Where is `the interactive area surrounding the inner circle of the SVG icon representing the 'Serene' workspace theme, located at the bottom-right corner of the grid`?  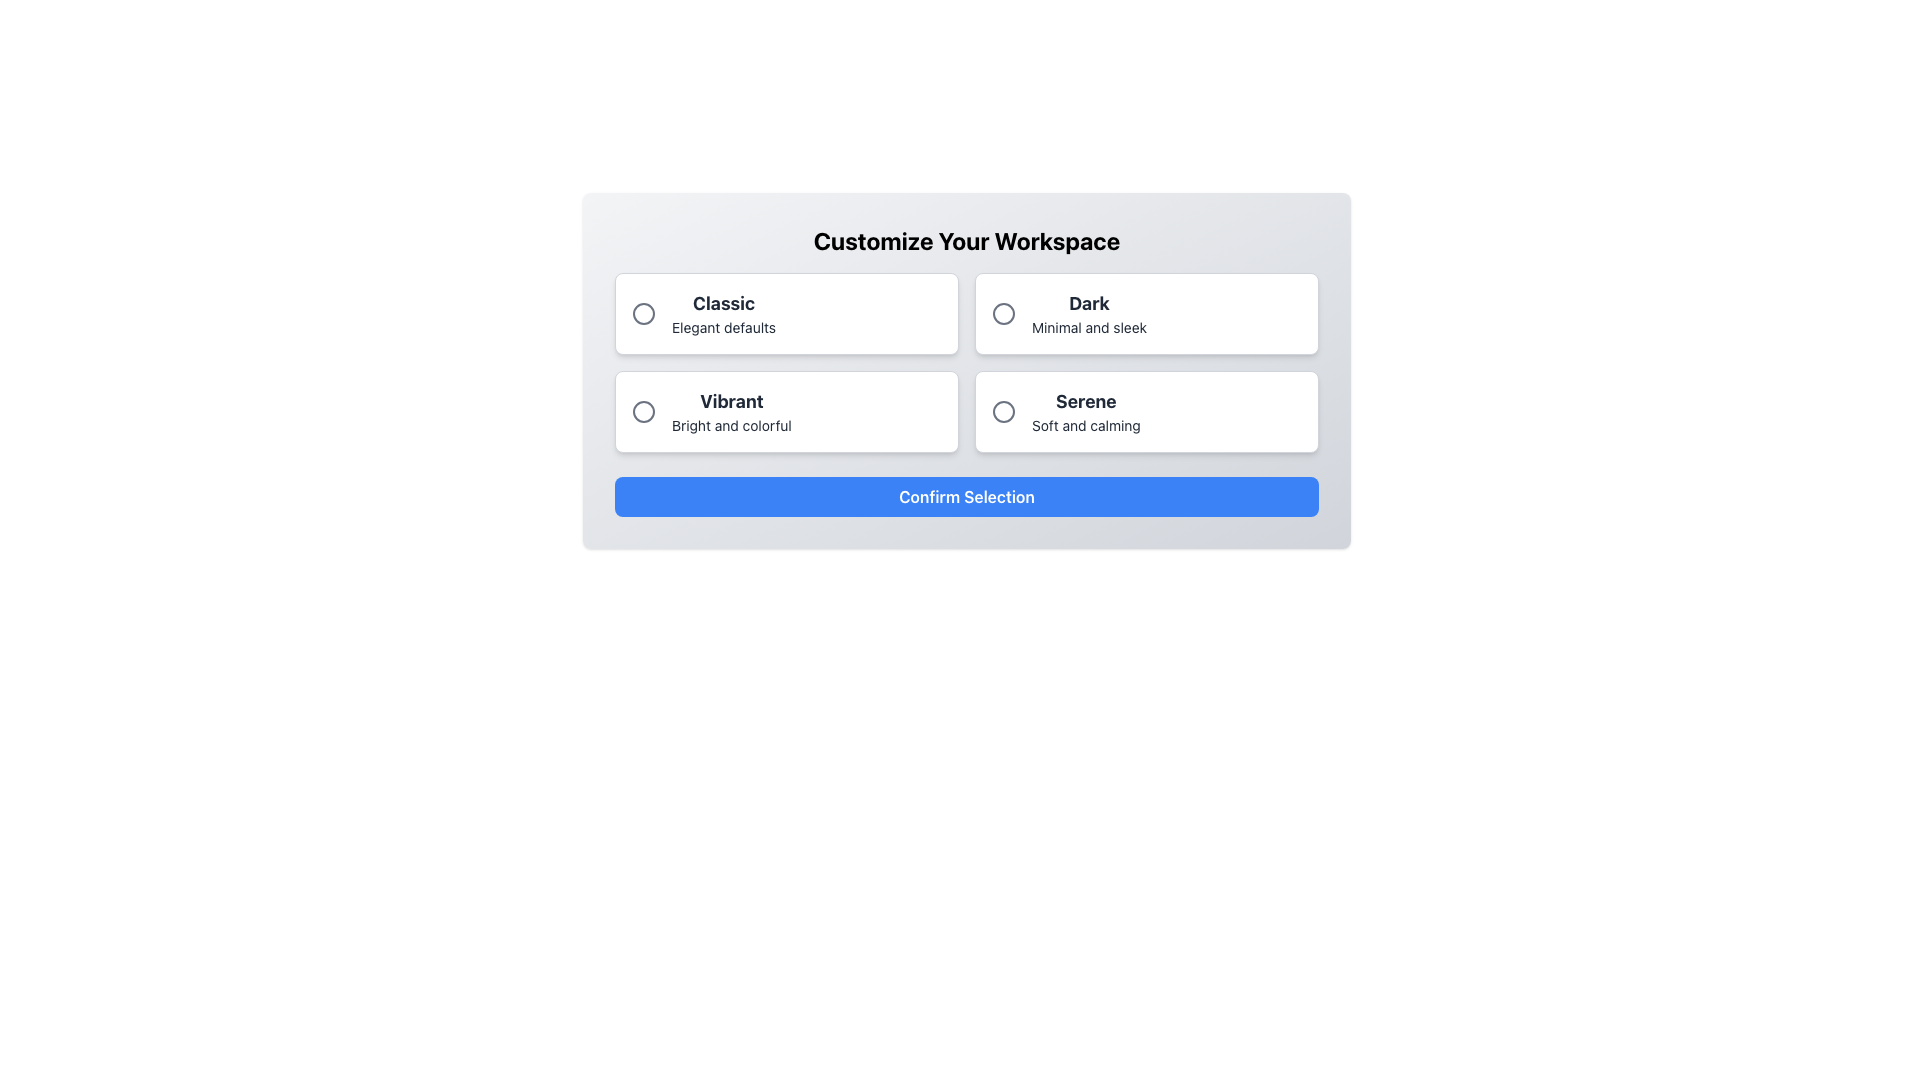 the interactive area surrounding the inner circle of the SVG icon representing the 'Serene' workspace theme, located at the bottom-right corner of the grid is located at coordinates (1003, 411).